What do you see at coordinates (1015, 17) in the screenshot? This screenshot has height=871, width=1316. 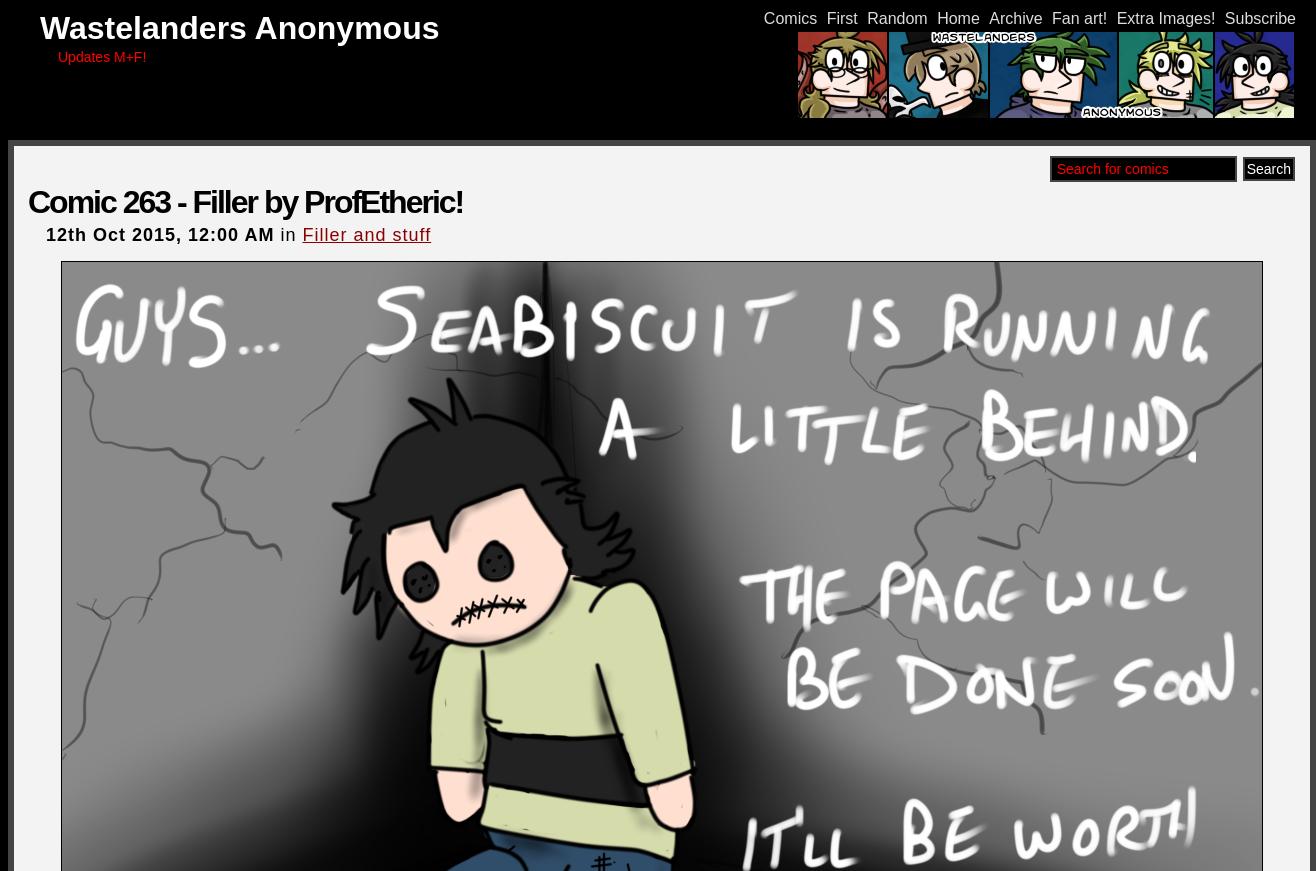 I see `'Archive'` at bounding box center [1015, 17].